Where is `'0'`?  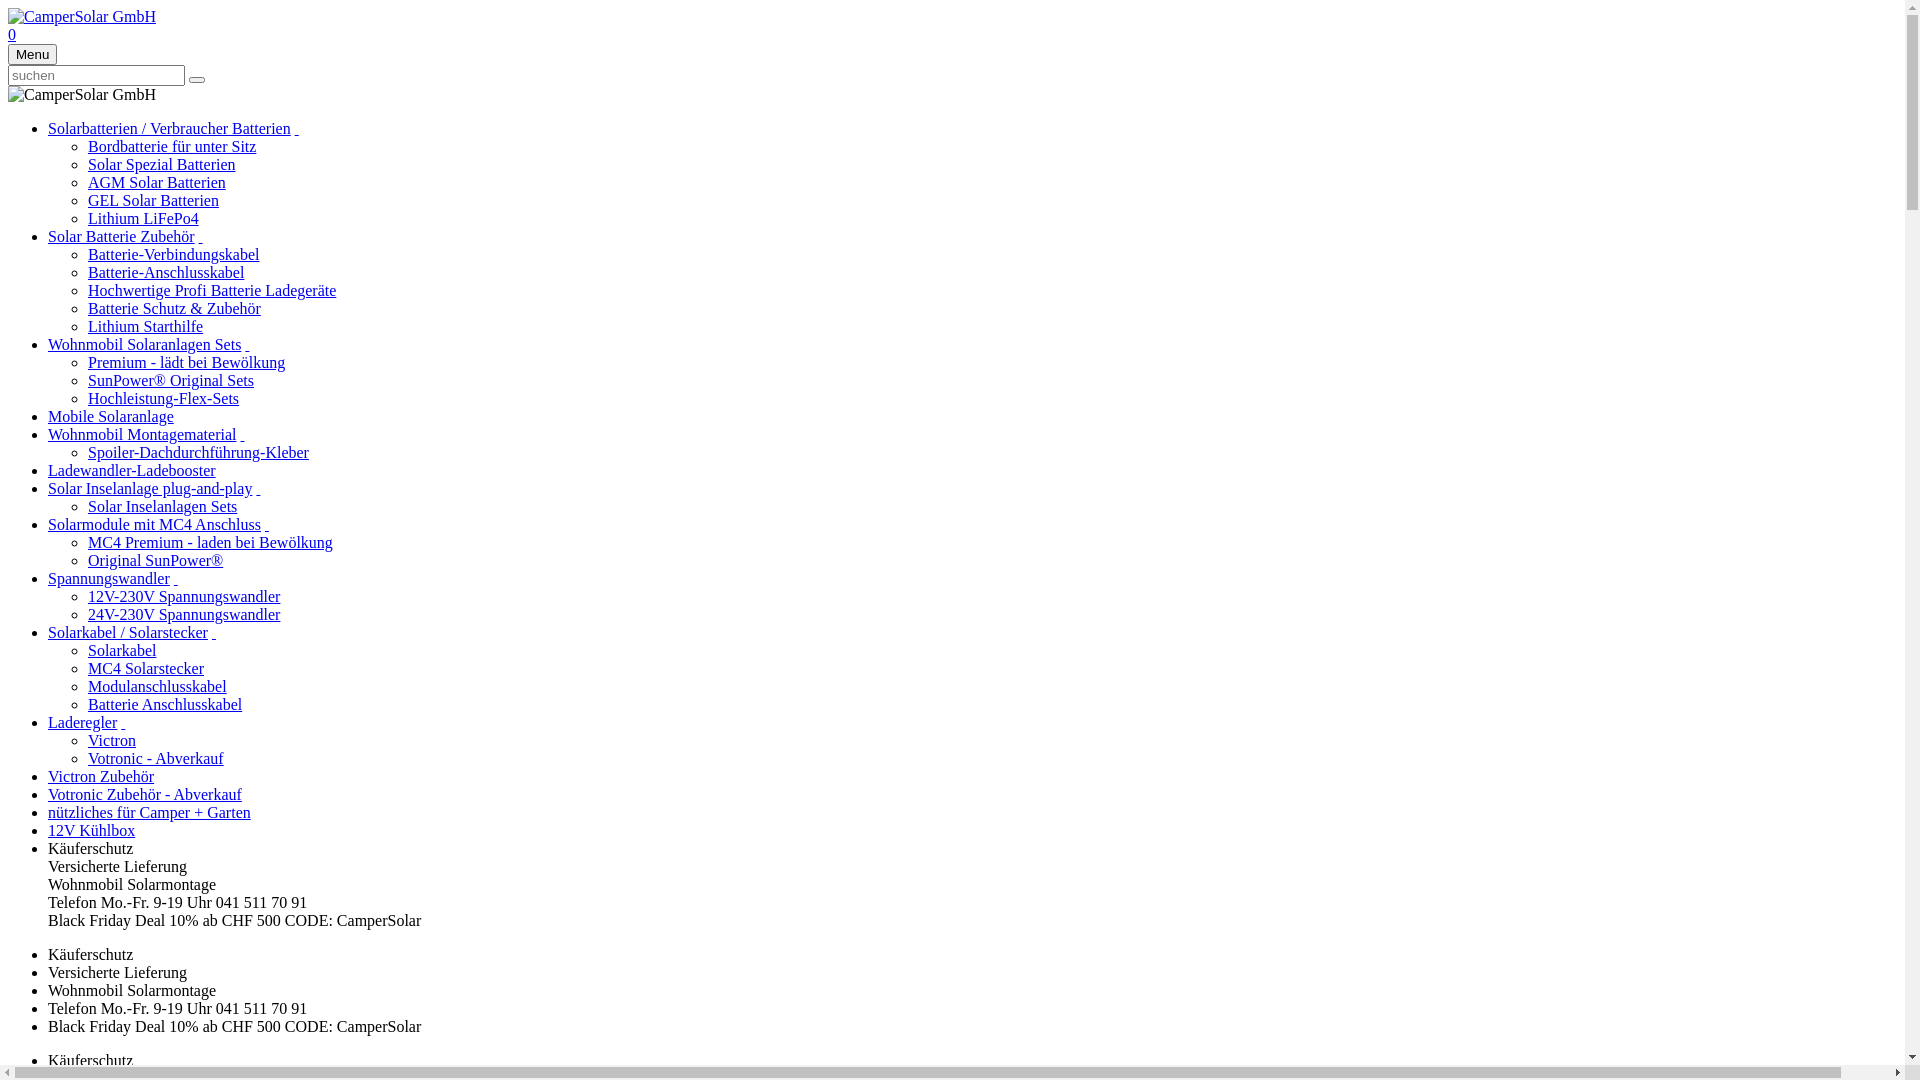 '0' is located at coordinates (12, 34).